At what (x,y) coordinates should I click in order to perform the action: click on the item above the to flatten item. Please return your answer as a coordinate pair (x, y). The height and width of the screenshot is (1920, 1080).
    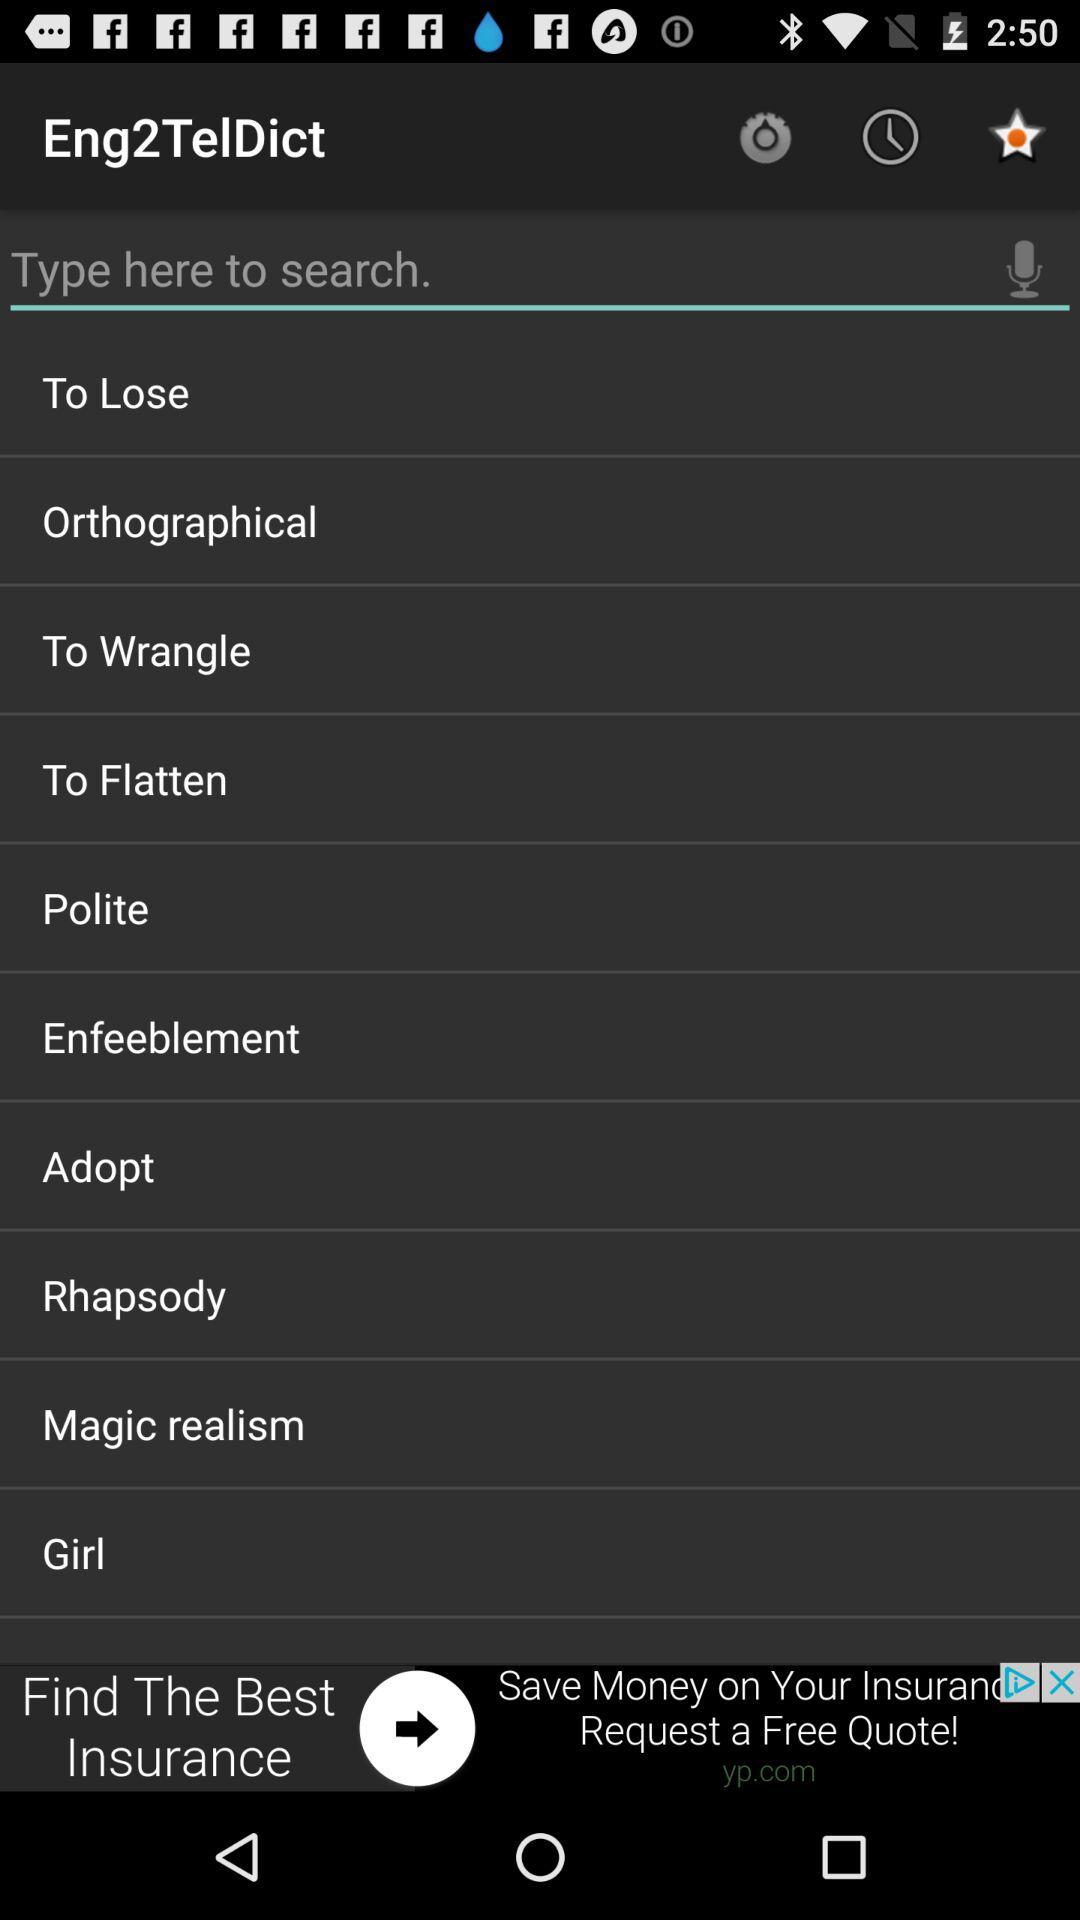
    Looking at the image, I should click on (540, 649).